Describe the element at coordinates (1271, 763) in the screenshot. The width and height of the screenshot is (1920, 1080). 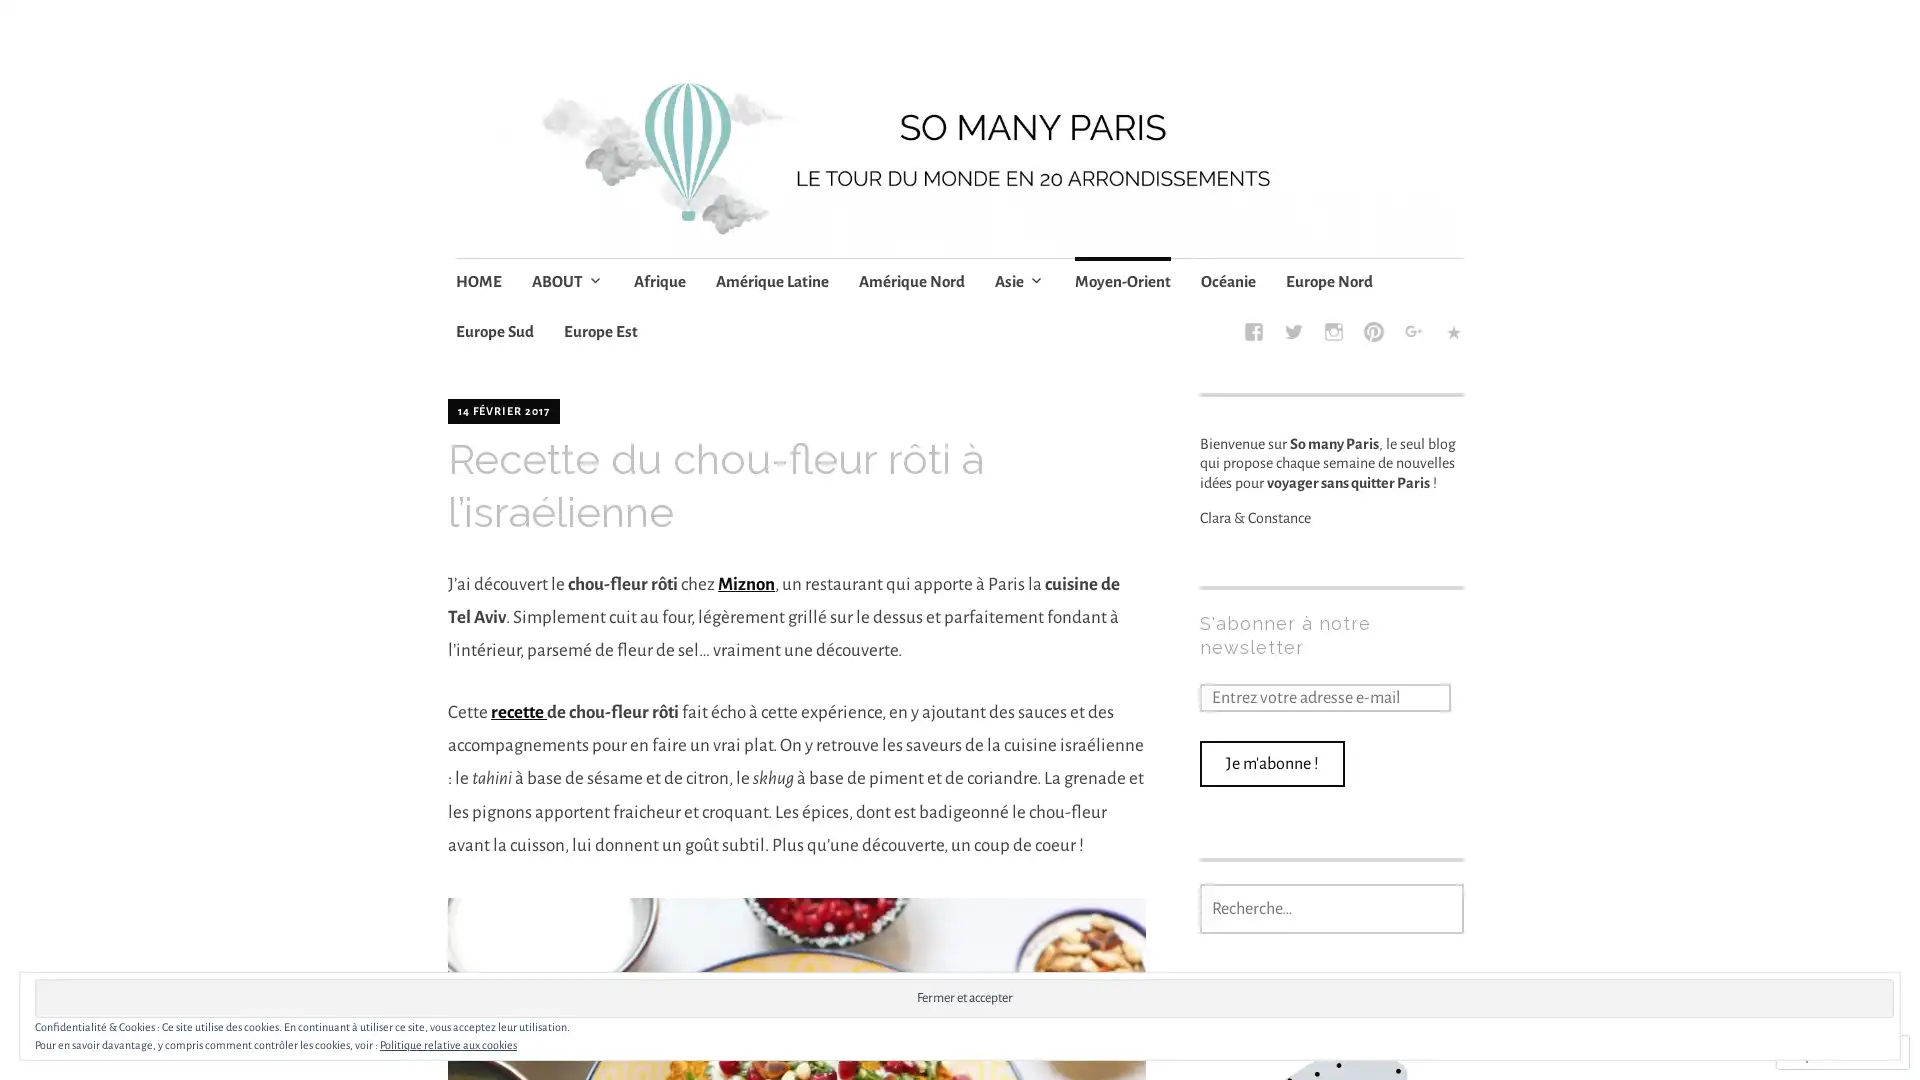
I see `Je m'abonne !` at that location.